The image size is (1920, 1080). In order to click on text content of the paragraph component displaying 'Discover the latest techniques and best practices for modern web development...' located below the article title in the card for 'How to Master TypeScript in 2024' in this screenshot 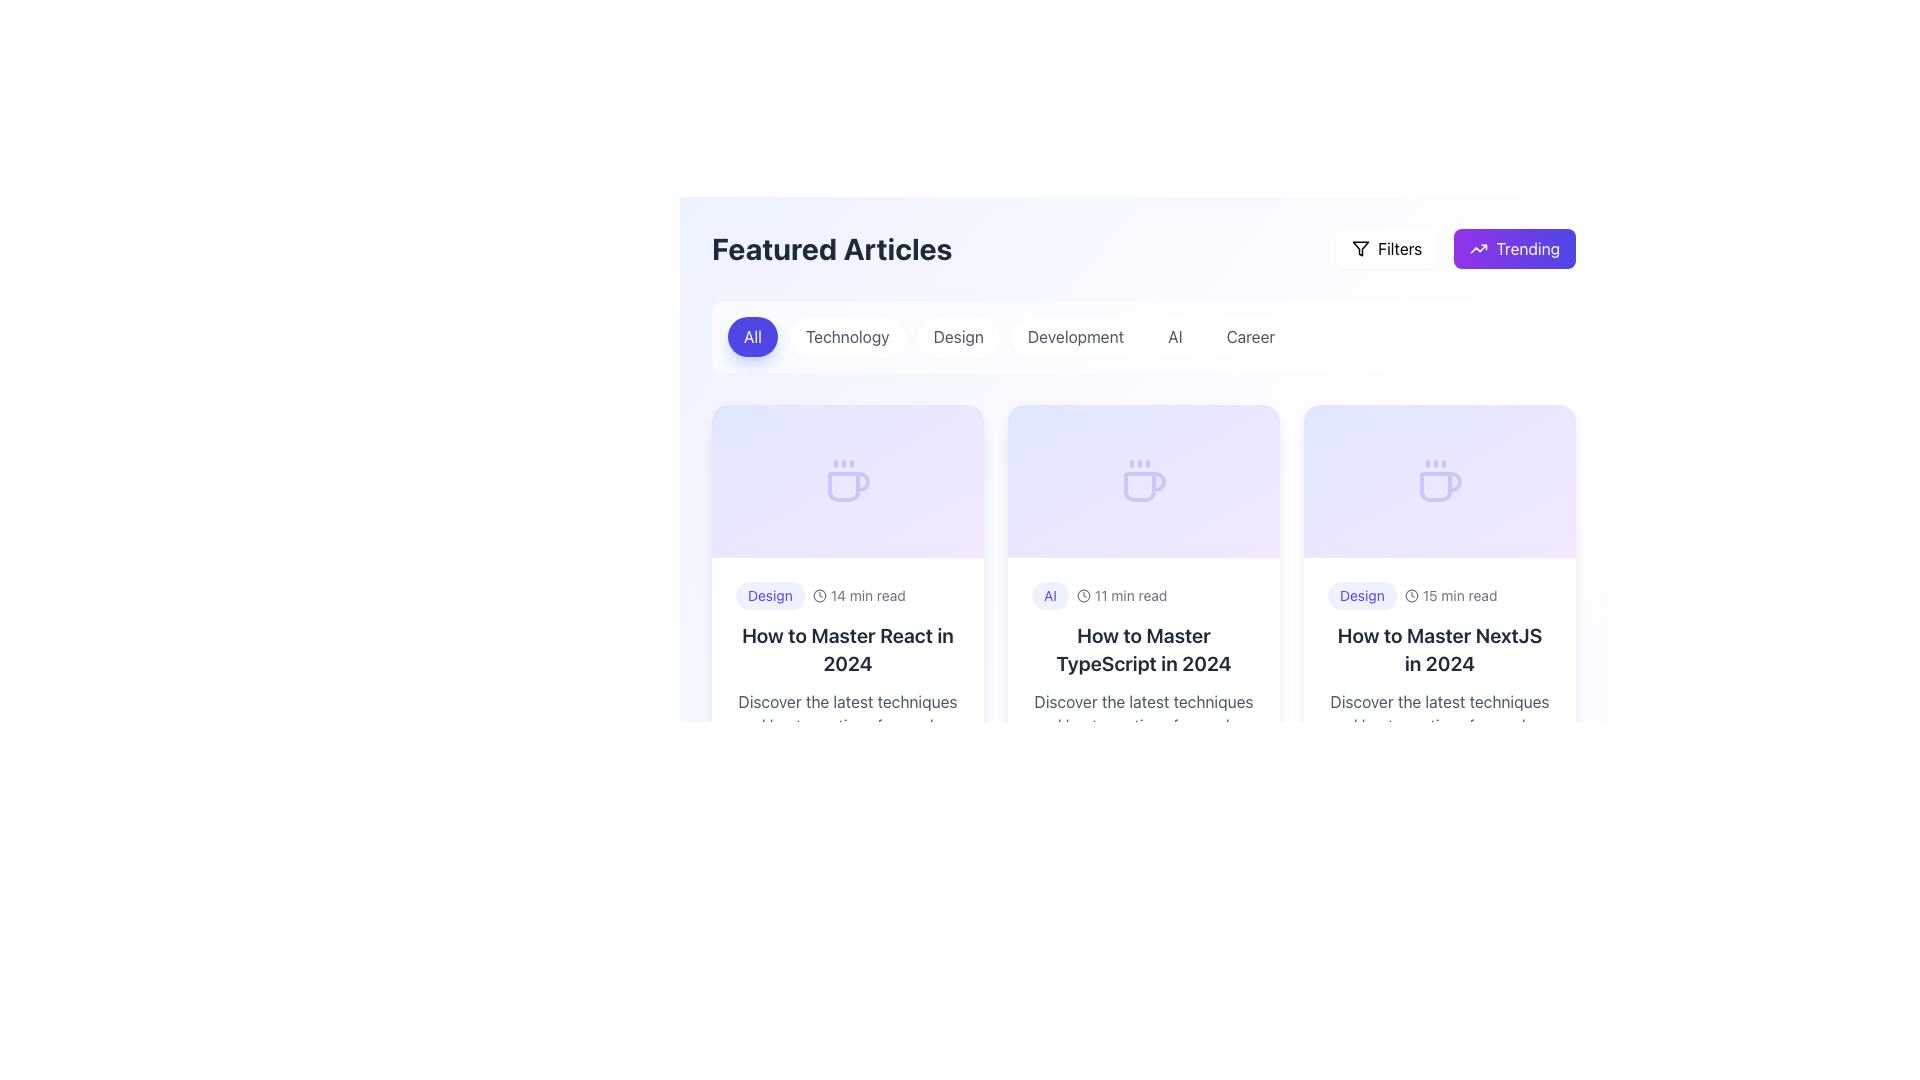, I will do `click(1143, 712)`.